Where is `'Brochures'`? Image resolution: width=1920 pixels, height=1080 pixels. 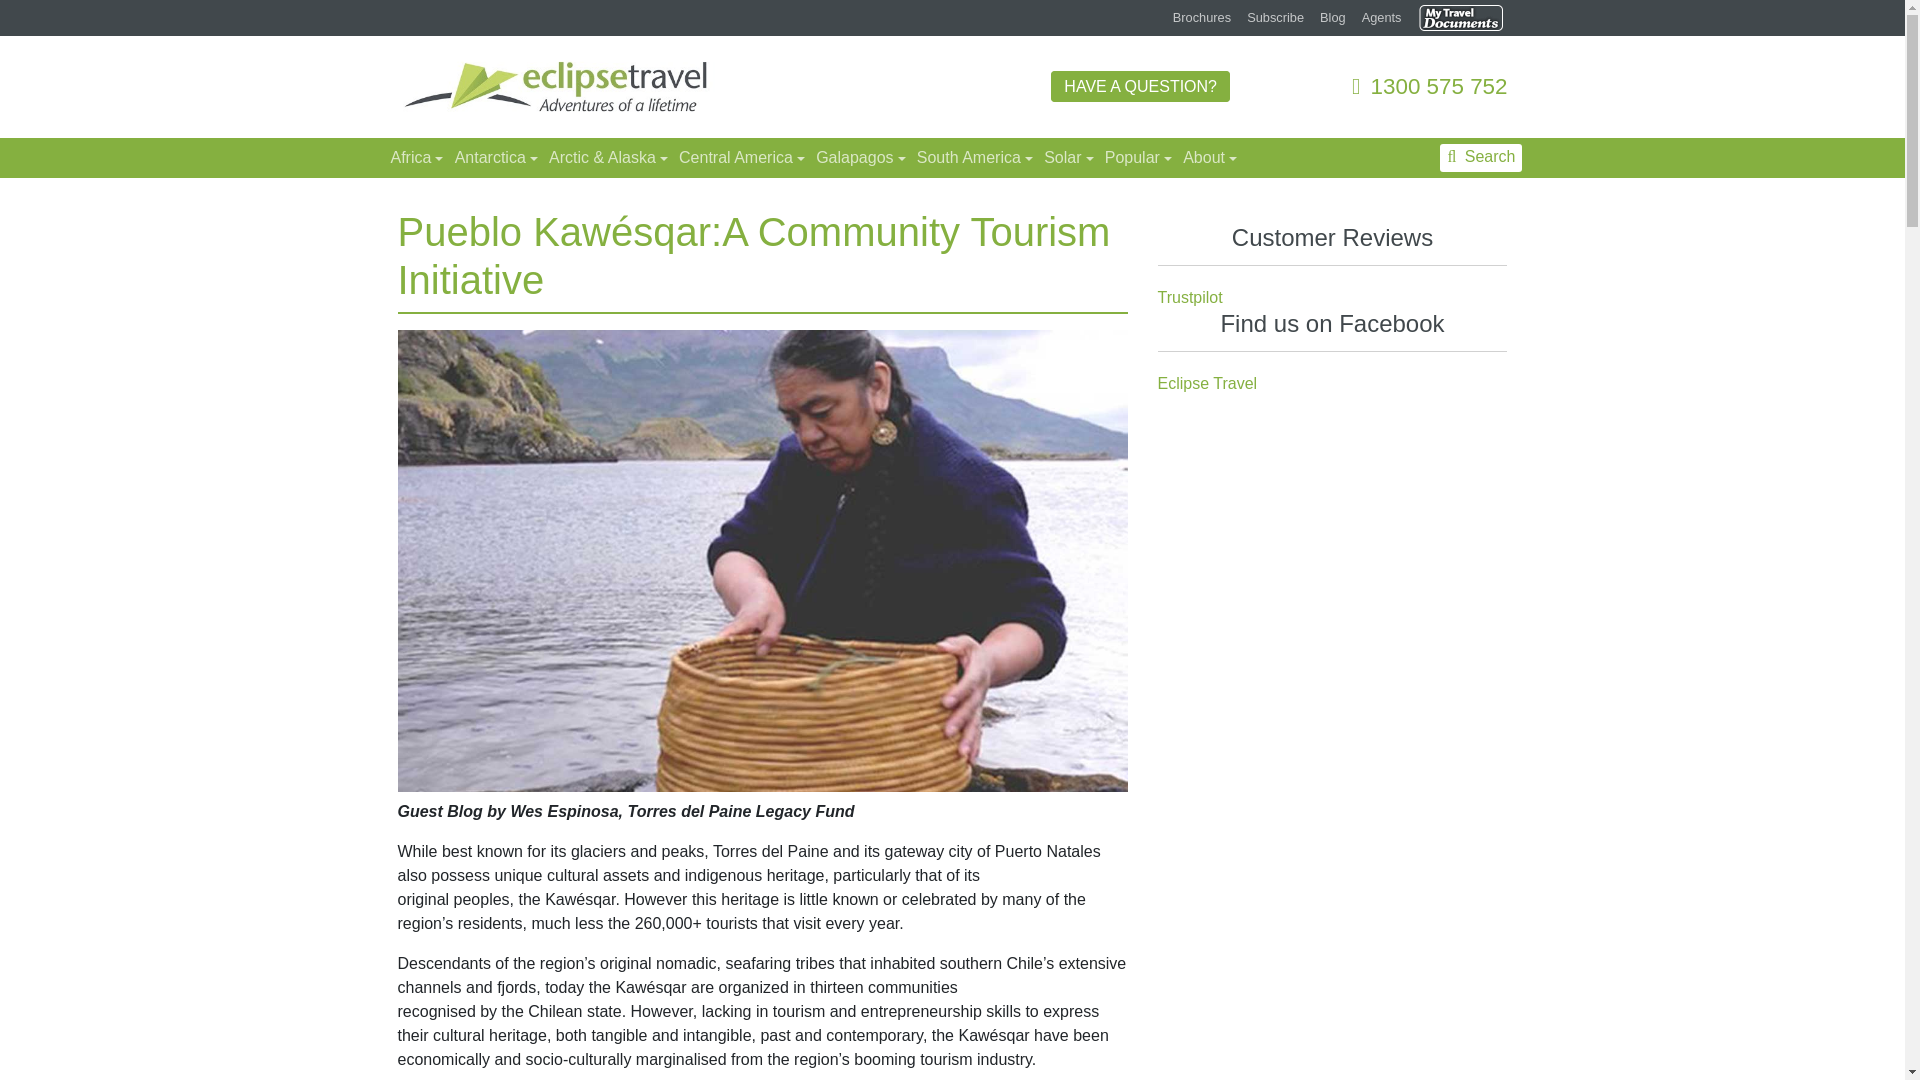 'Brochures' is located at coordinates (1200, 17).